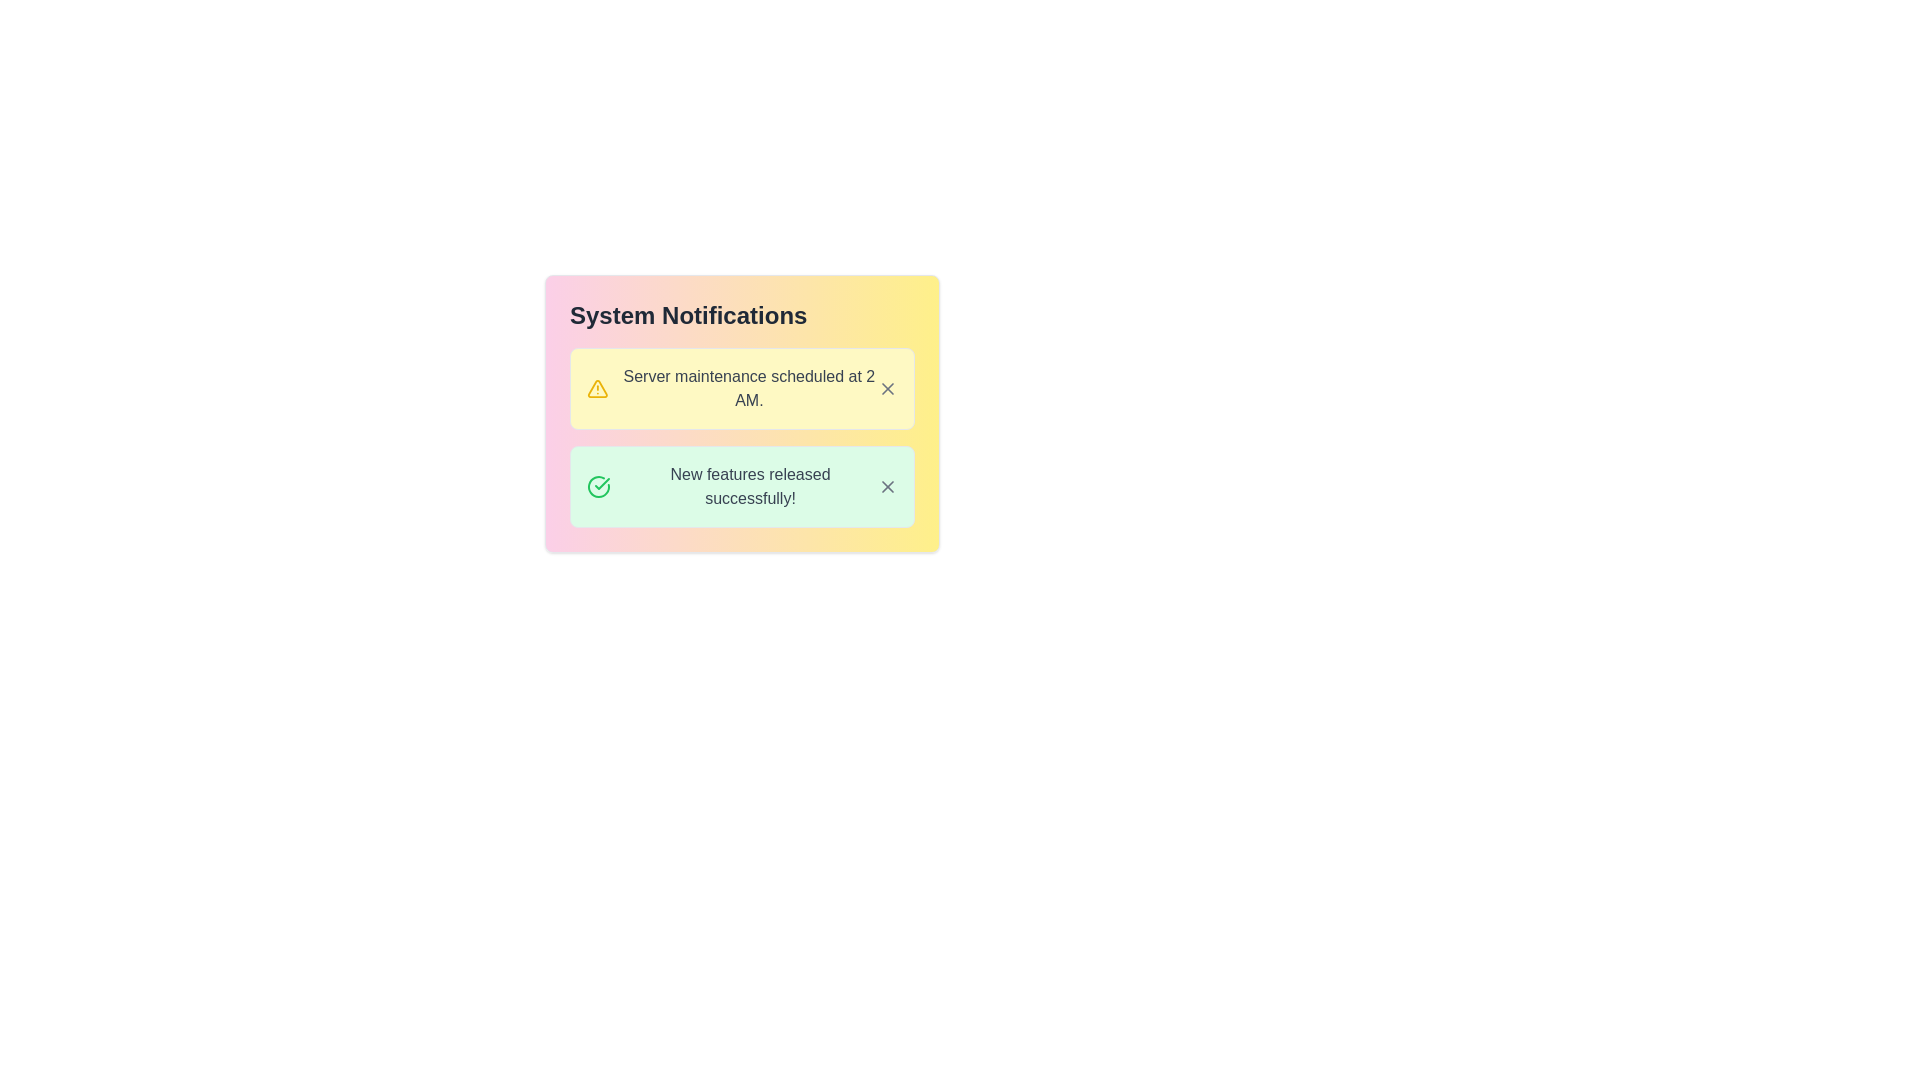 This screenshot has width=1920, height=1080. Describe the element at coordinates (601, 483) in the screenshot. I see `the green checkmark icon part of the SVG graphic located to the left of the notification text 'New features released successfully!' in the second notification row` at that location.